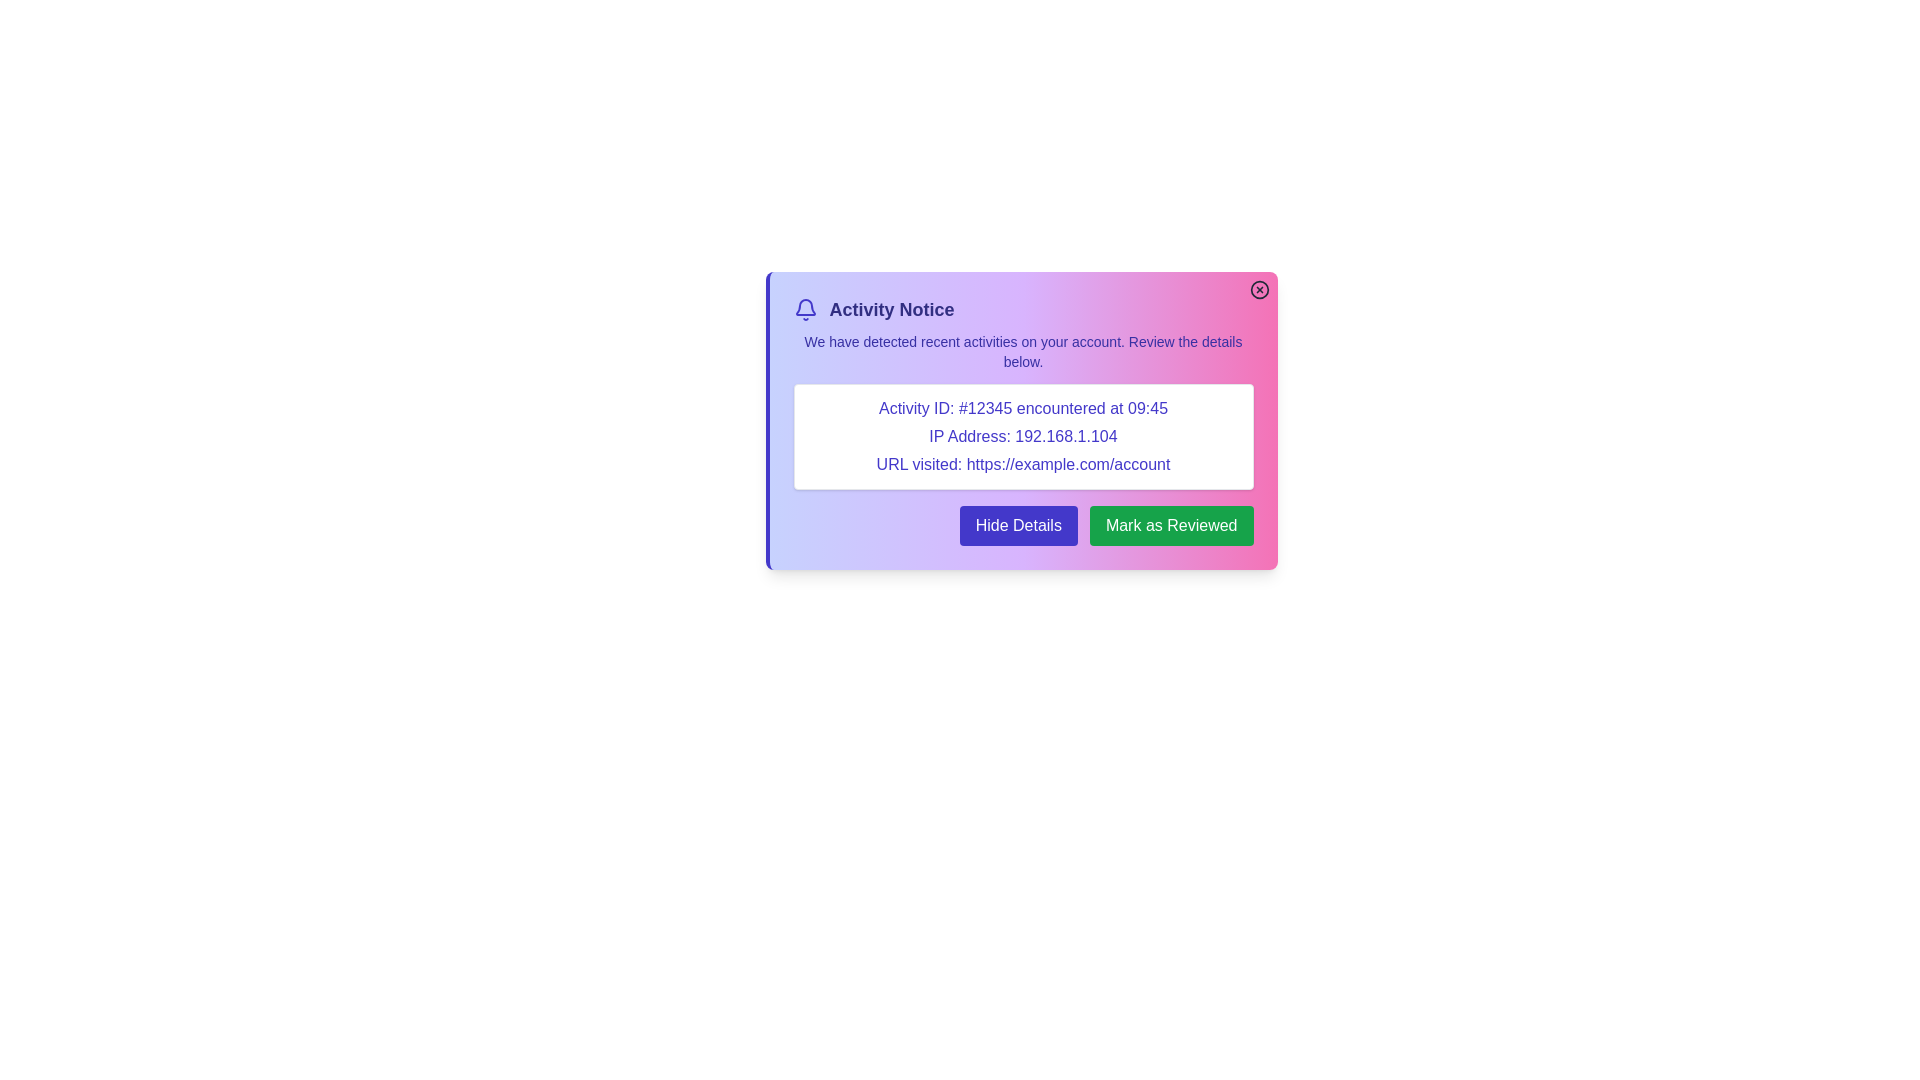 This screenshot has width=1920, height=1080. I want to click on the 'Mark as Reviewed' button to mark the alert as reviewed, so click(1171, 524).